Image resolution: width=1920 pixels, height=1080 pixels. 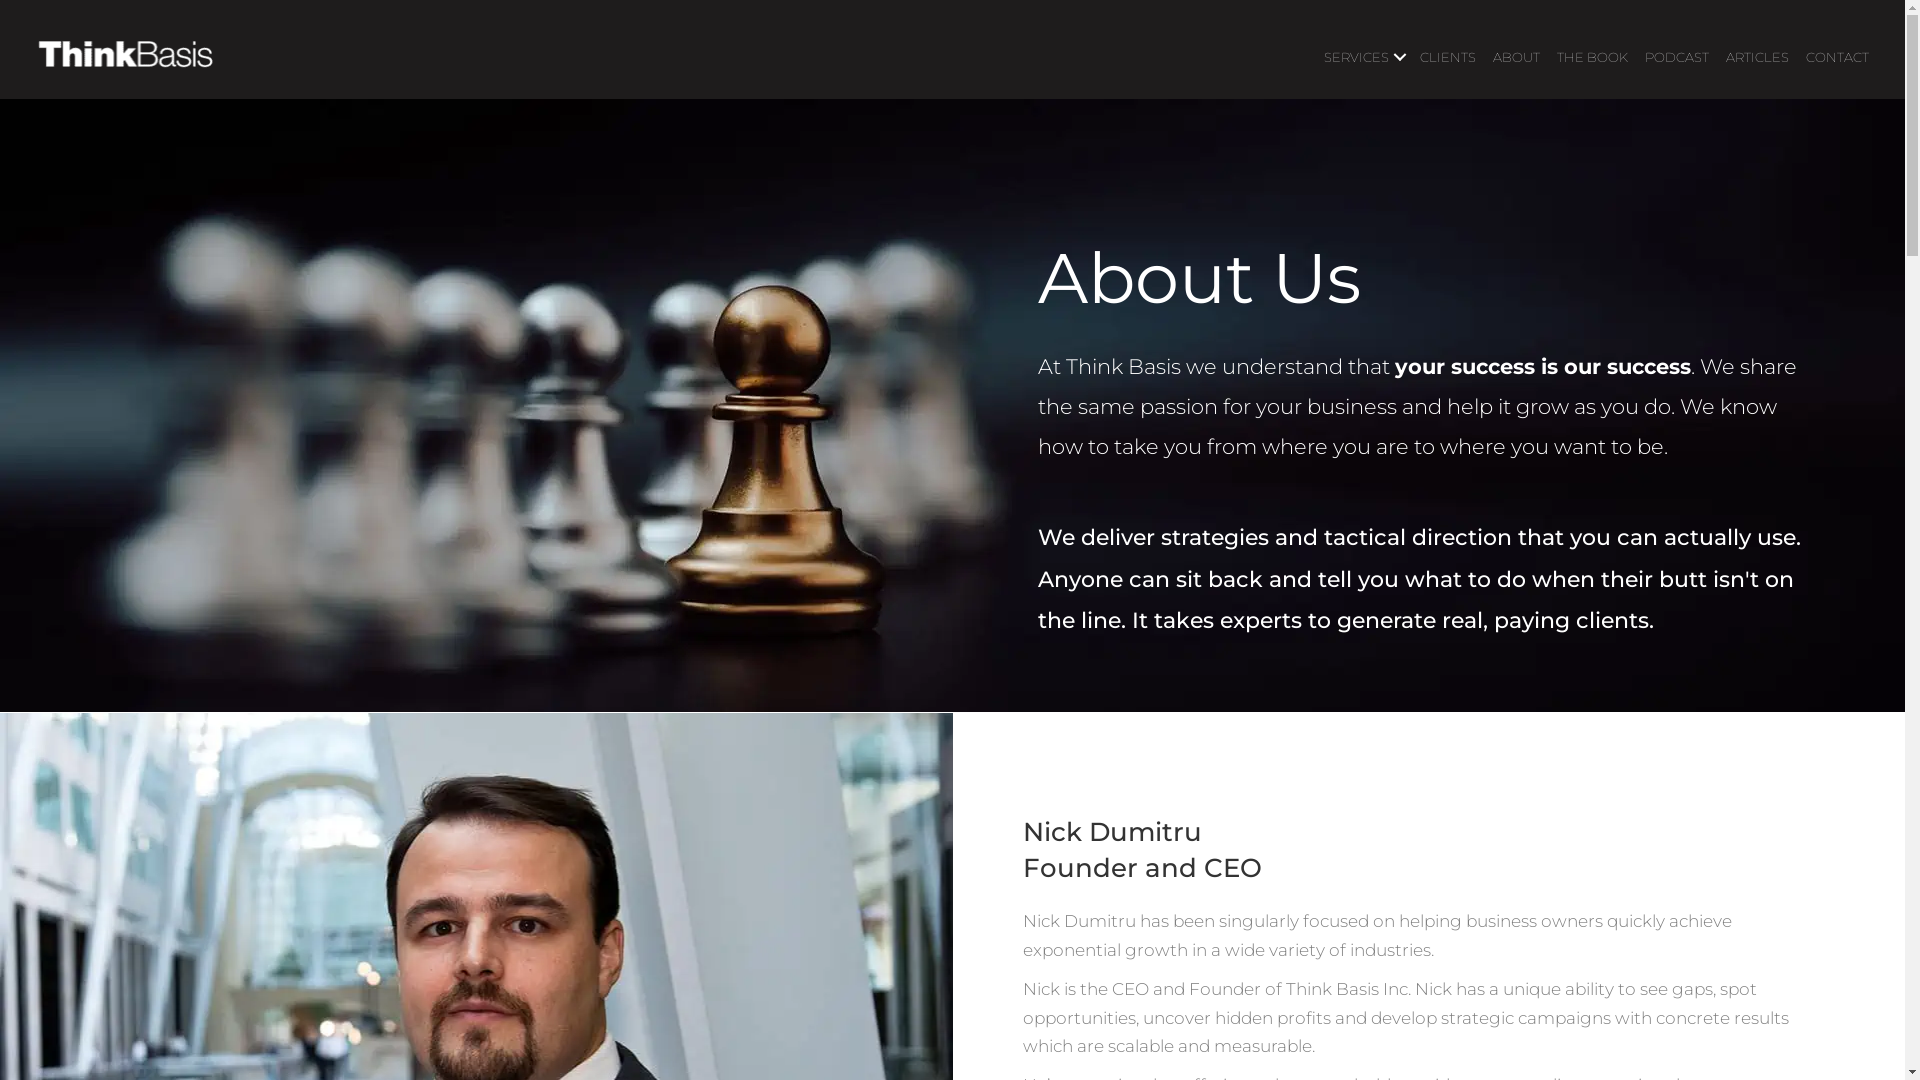 What do you see at coordinates (1636, 56) in the screenshot?
I see `'PODCAST'` at bounding box center [1636, 56].